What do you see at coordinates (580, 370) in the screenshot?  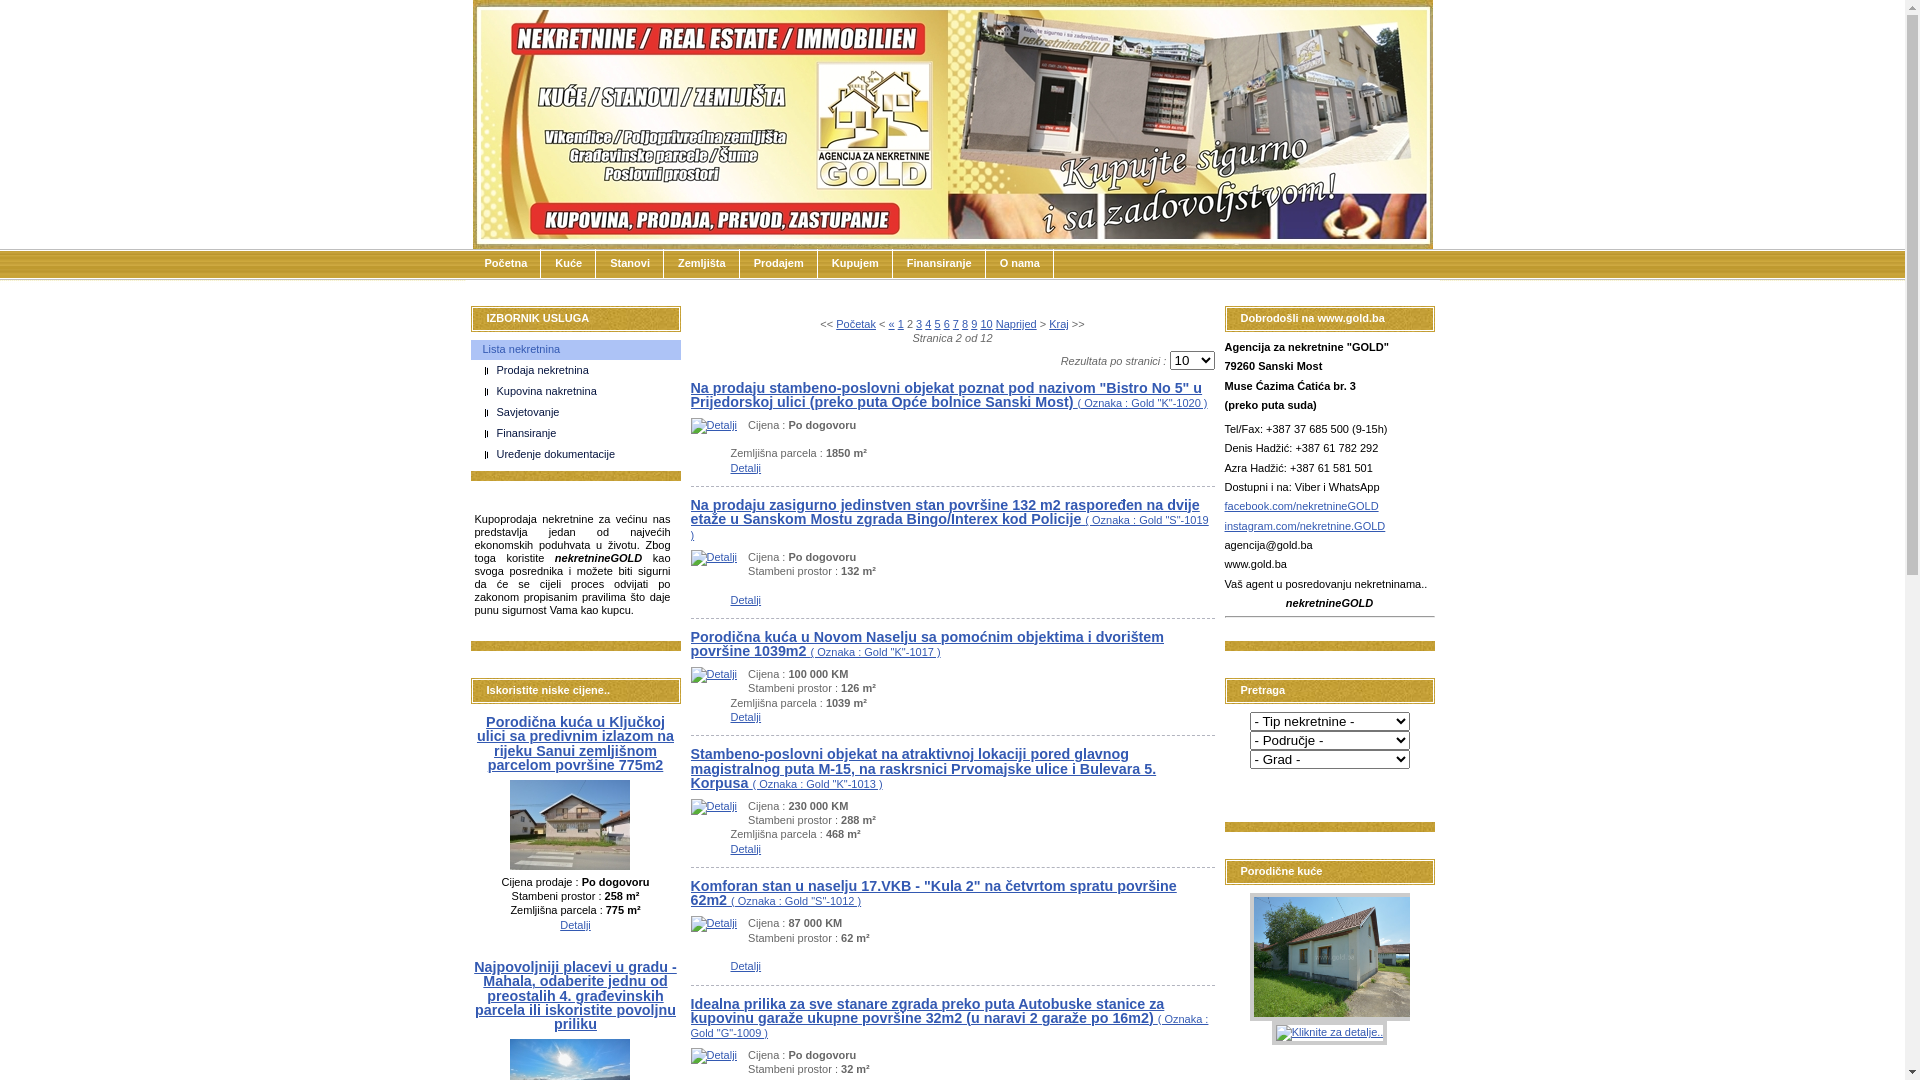 I see `'Prodaja nekretnina'` at bounding box center [580, 370].